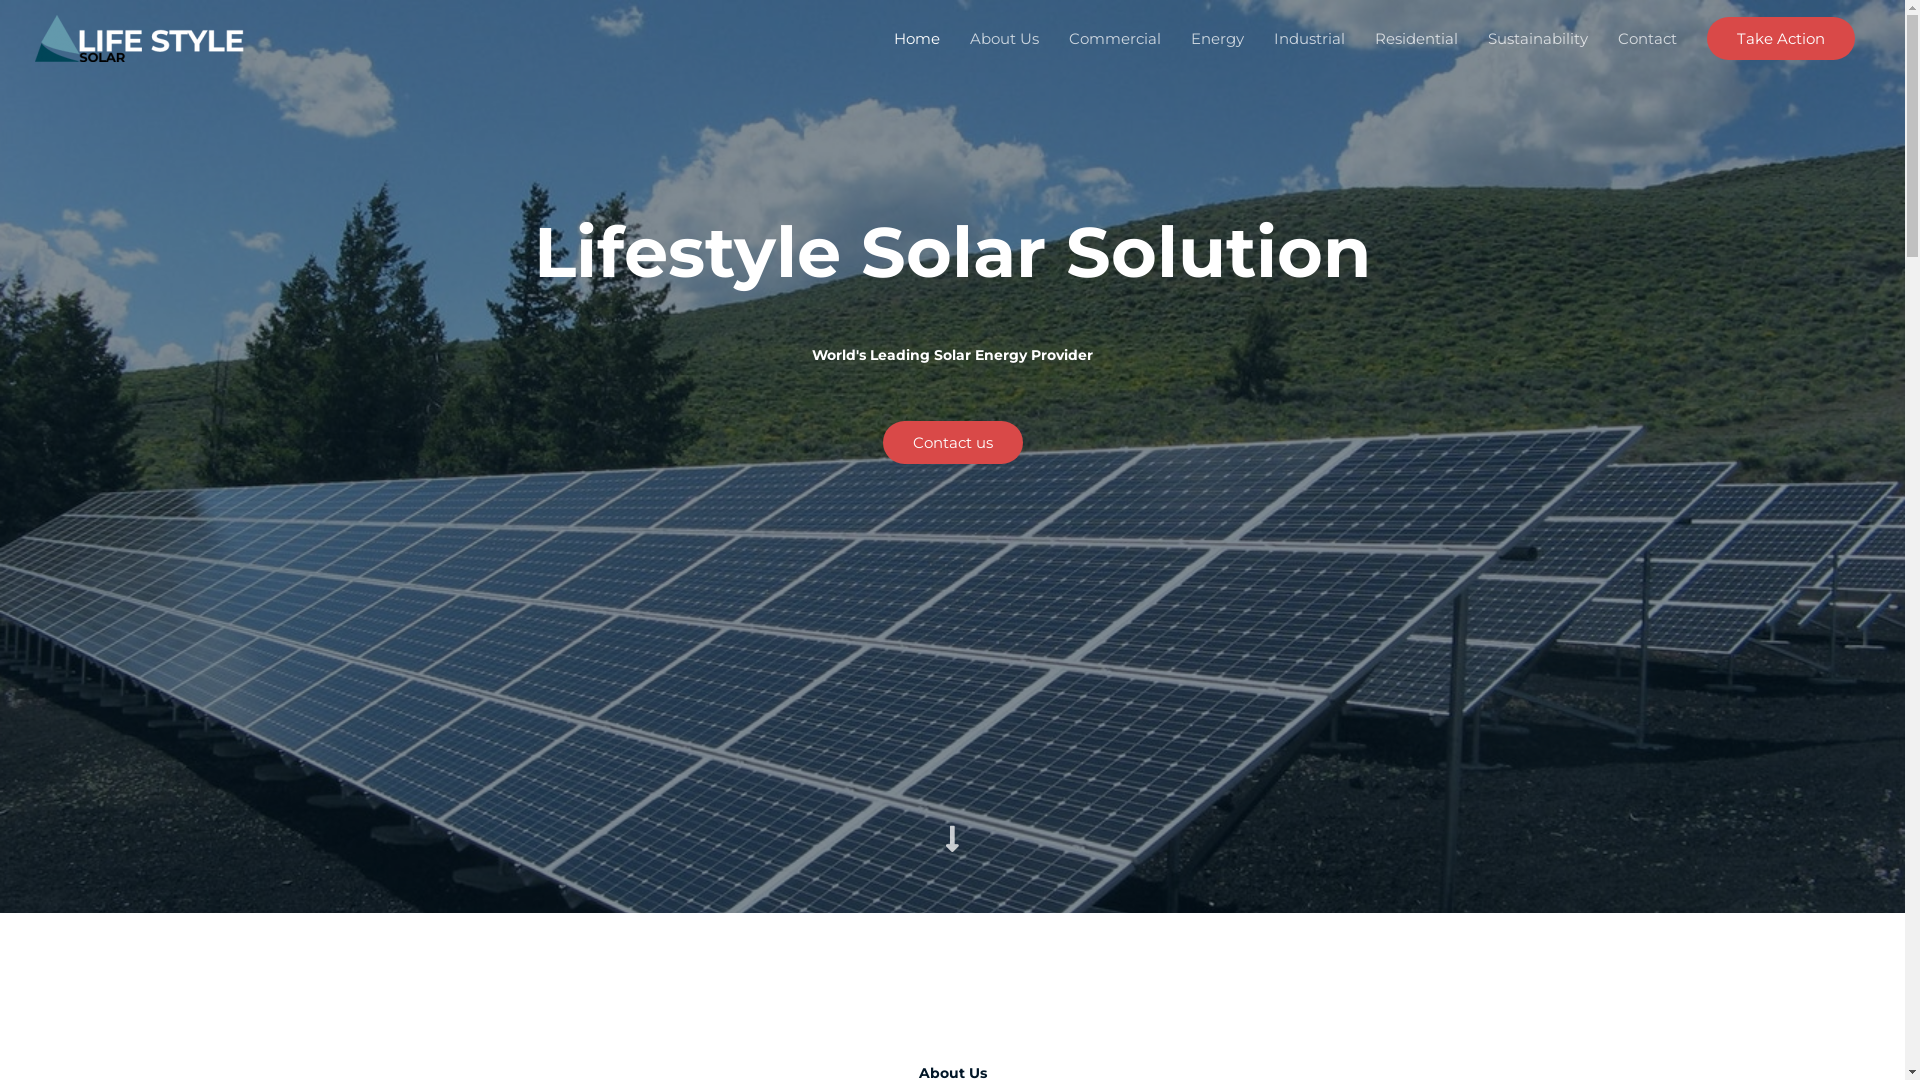 Image resolution: width=1920 pixels, height=1080 pixels. Describe the element at coordinates (1780, 37) in the screenshot. I see `'Take Action'` at that location.